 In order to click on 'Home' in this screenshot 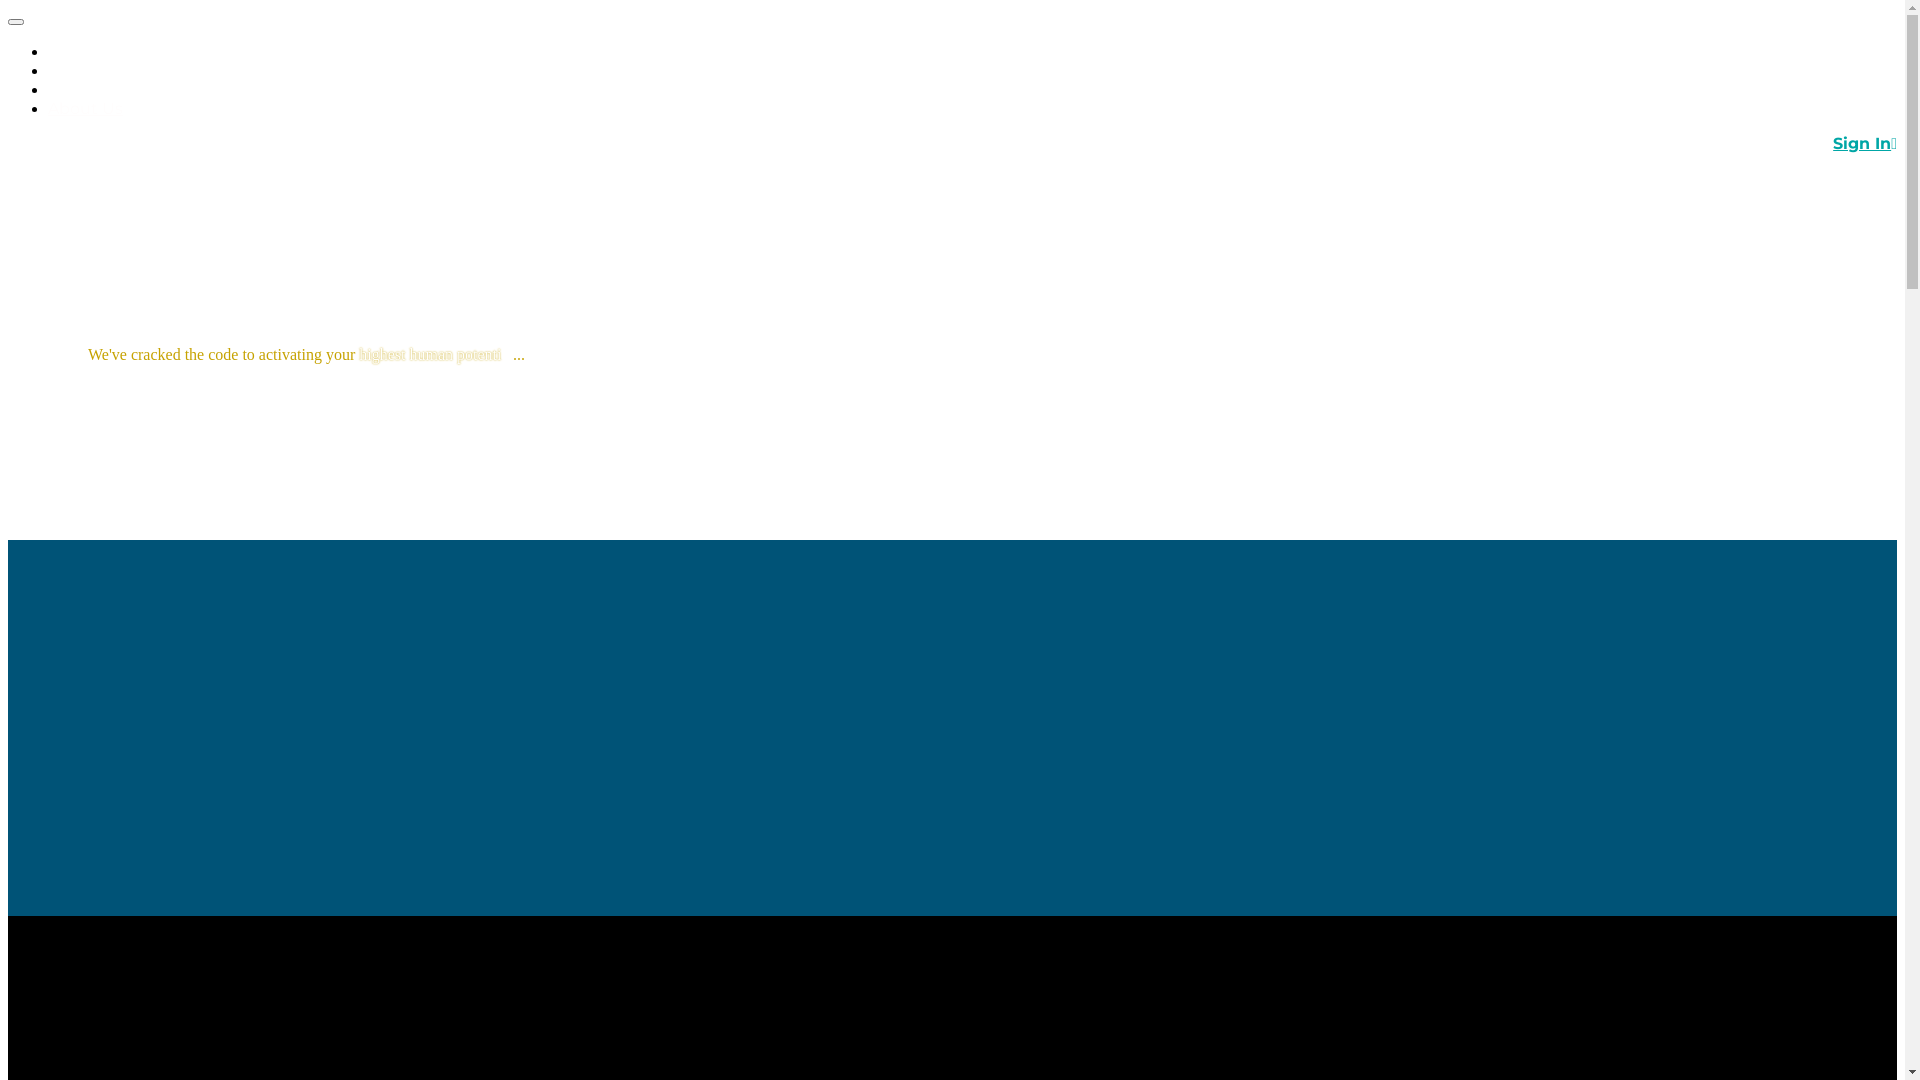, I will do `click(72, 50)`.